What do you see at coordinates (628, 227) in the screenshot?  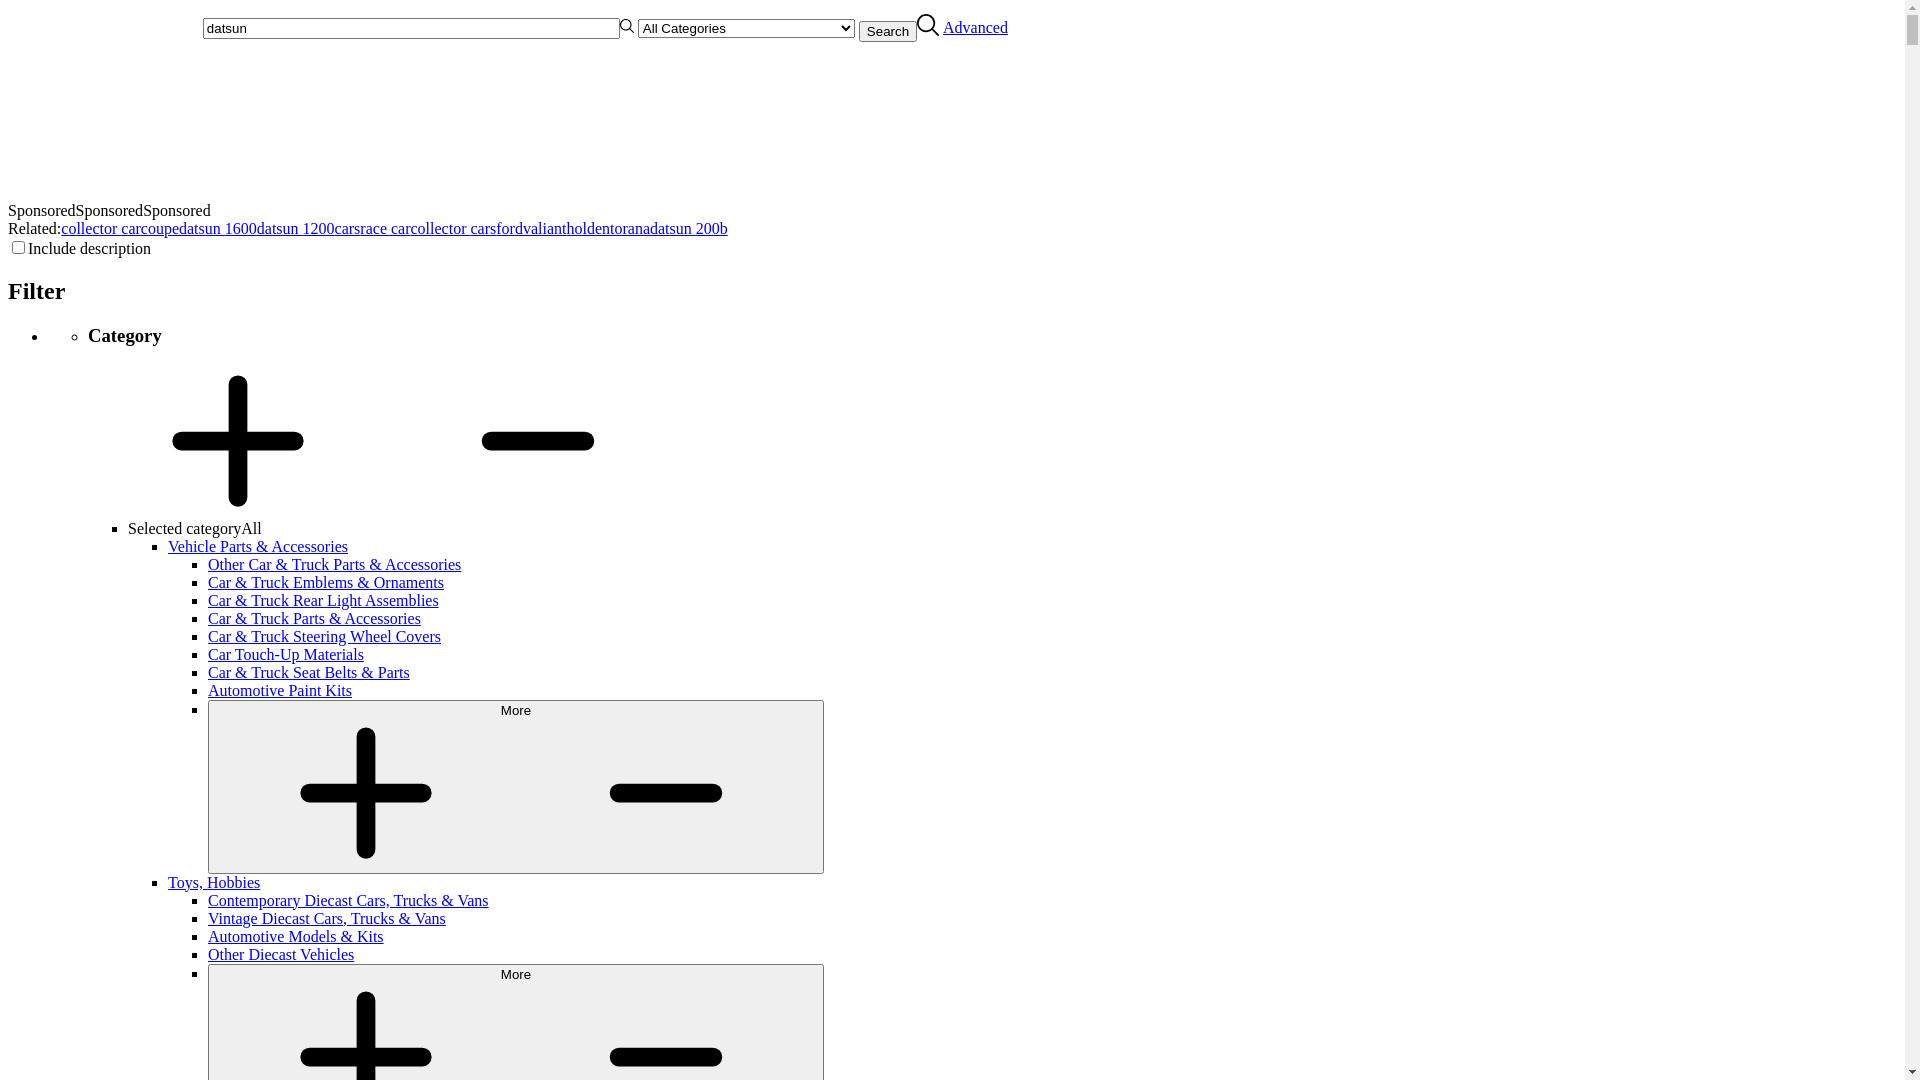 I see `'torana'` at bounding box center [628, 227].